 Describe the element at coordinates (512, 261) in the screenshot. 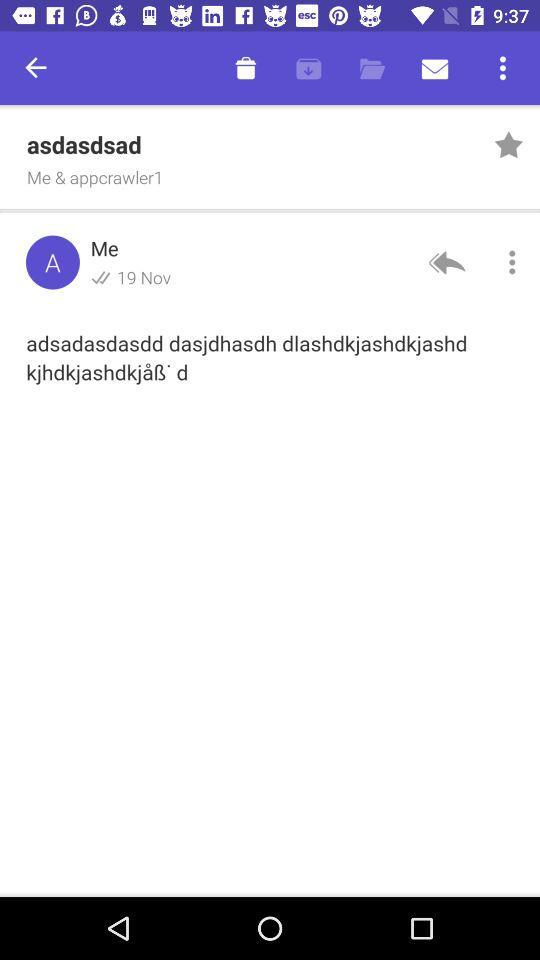

I see `the more icon` at that location.